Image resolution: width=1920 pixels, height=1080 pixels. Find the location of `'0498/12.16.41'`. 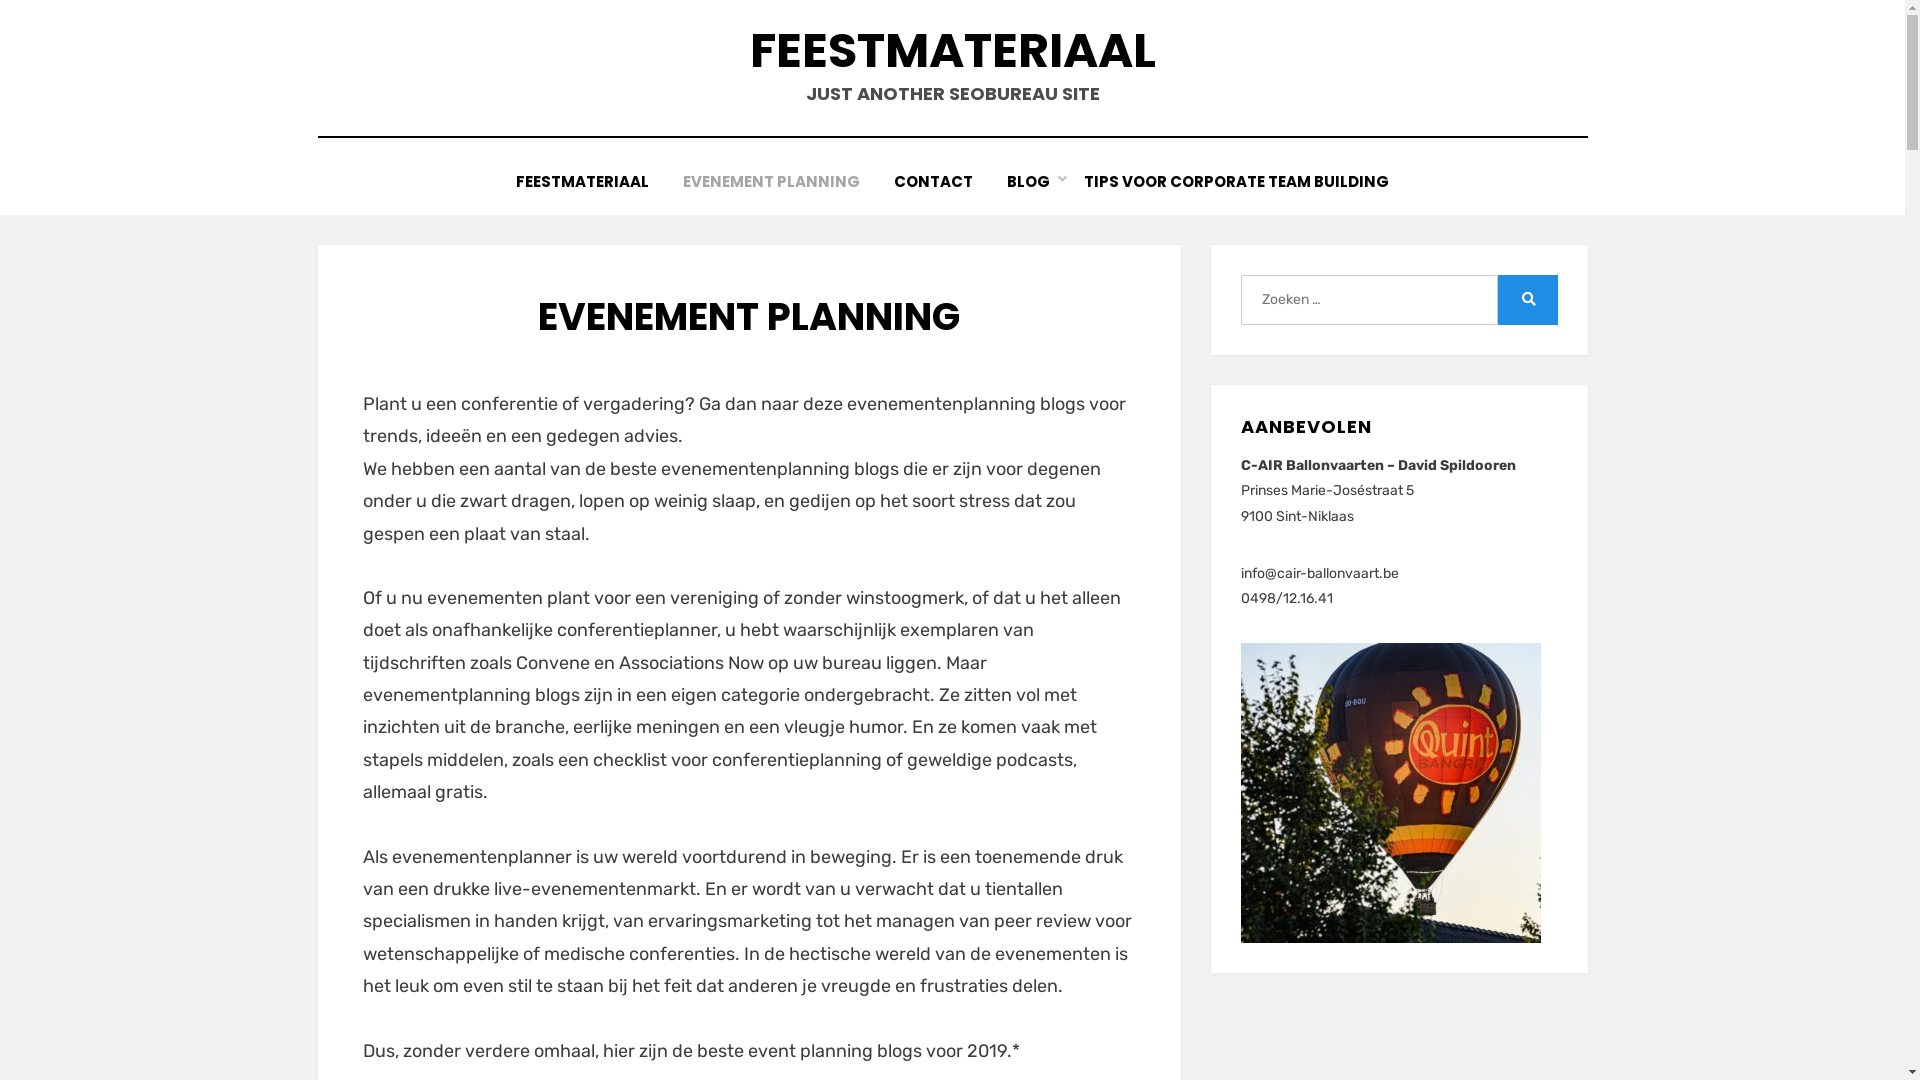

'0498/12.16.41' is located at coordinates (1286, 597).